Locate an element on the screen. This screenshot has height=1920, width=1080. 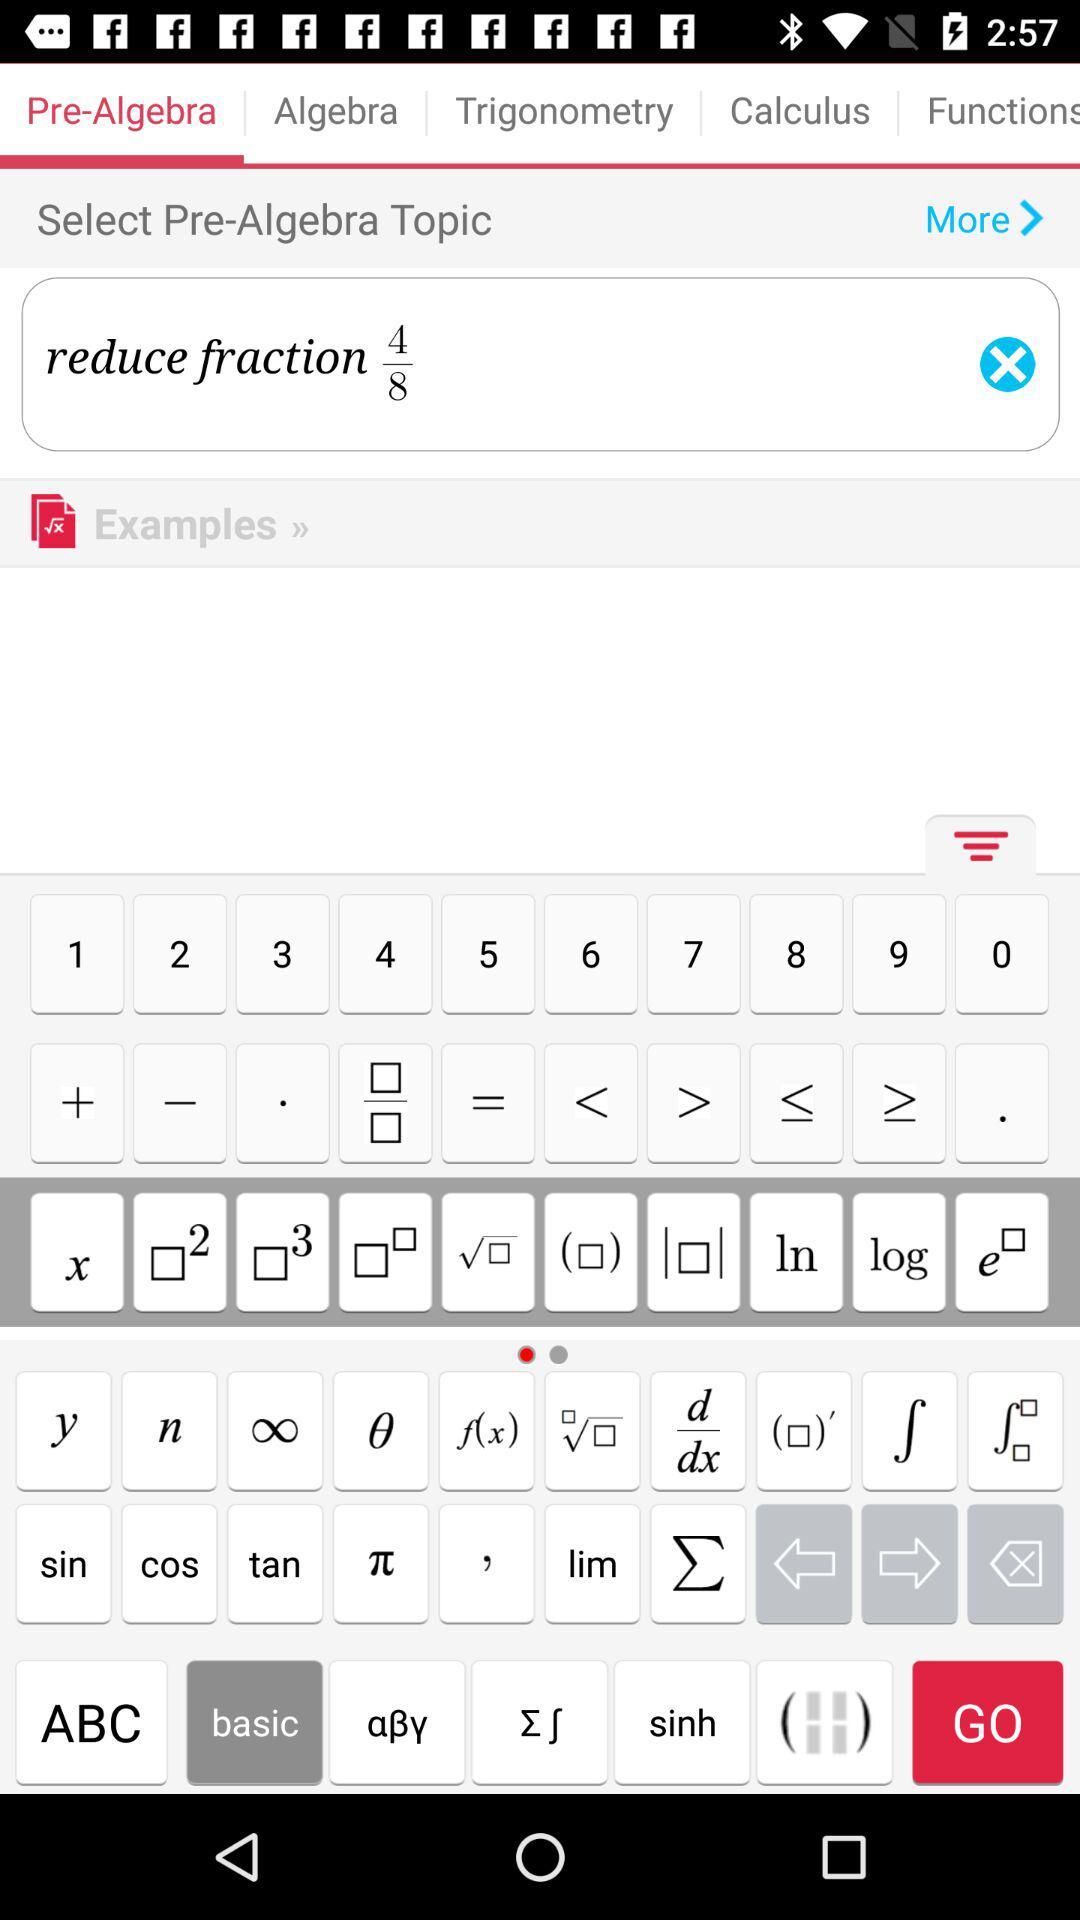
insert brackets is located at coordinates (692, 1251).